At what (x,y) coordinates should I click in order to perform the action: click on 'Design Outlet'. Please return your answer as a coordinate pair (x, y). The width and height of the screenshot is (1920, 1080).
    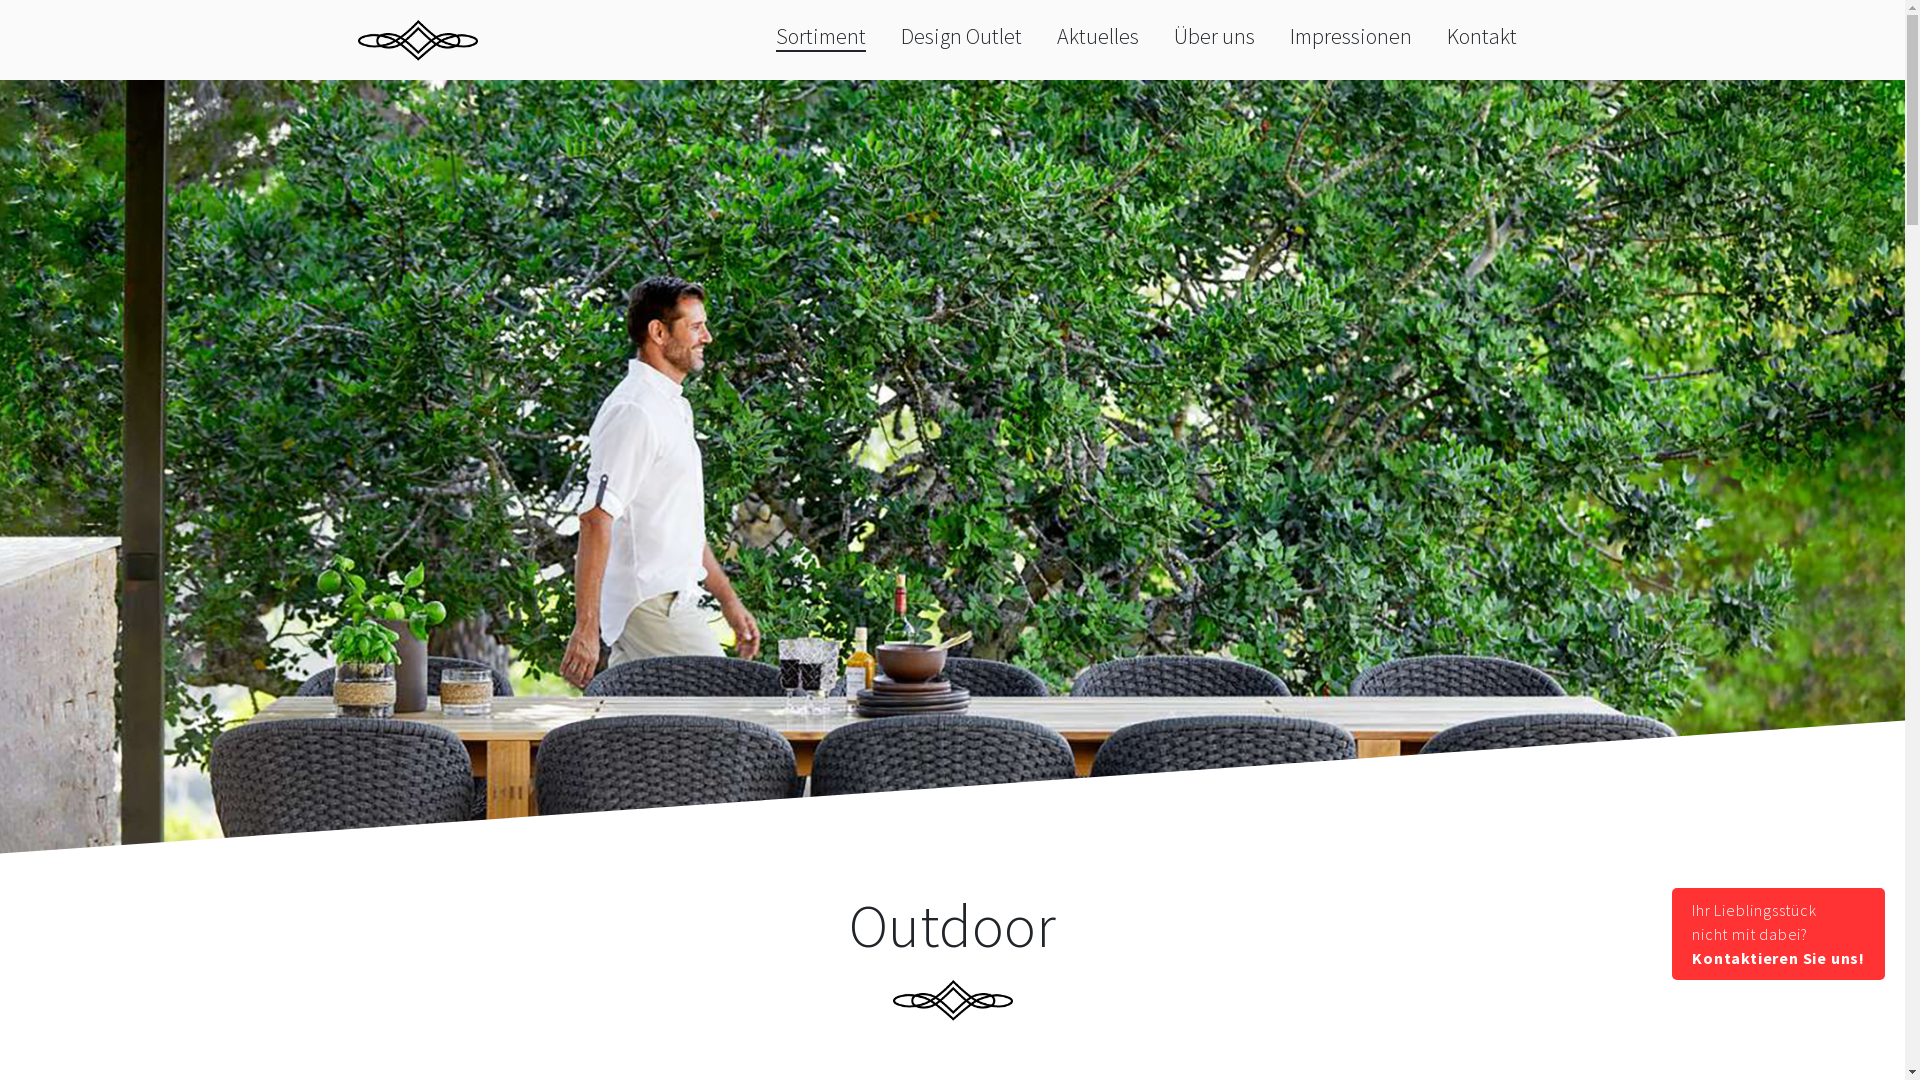
    Looking at the image, I should click on (961, 35).